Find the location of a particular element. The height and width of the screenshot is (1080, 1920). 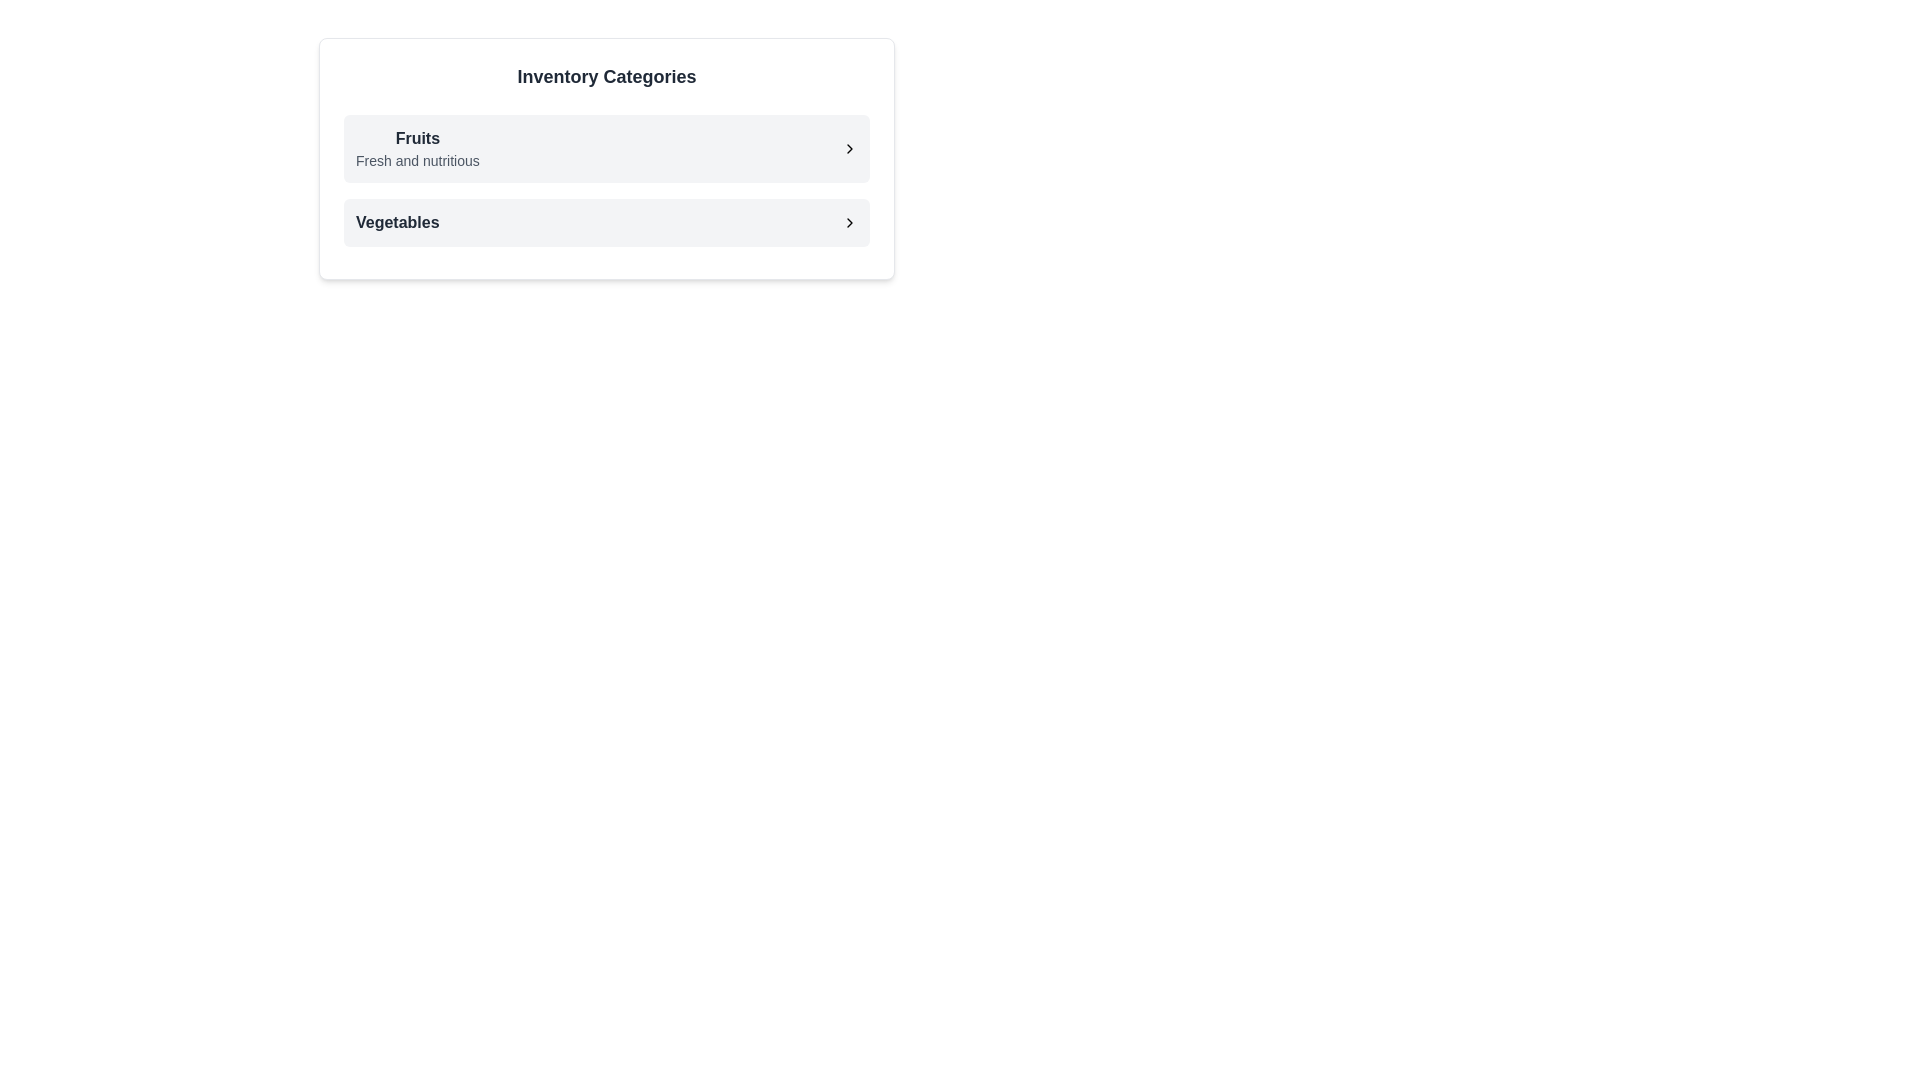

the navigation indicator icon for the 'Fruits' category in the 'Inventory Categories' section is located at coordinates (849, 148).